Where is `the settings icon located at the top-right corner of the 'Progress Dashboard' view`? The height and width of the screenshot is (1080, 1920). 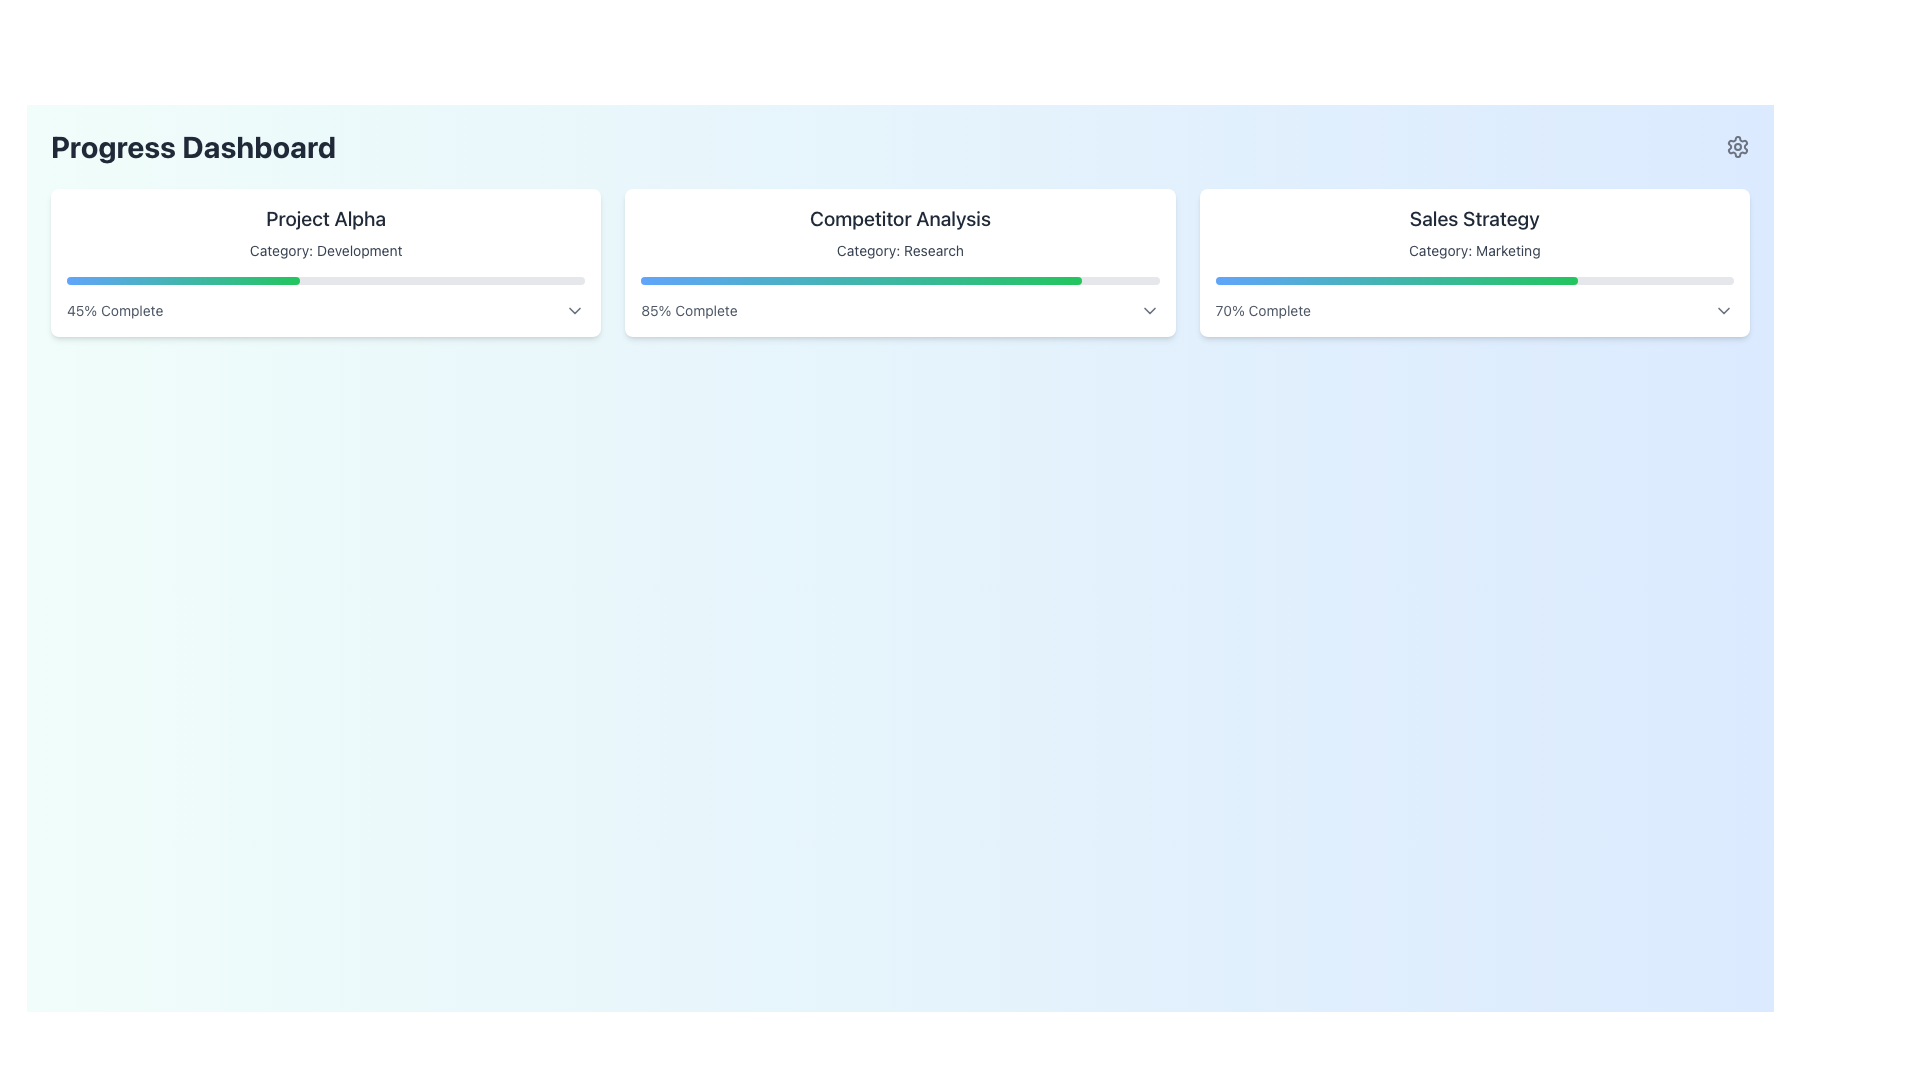 the settings icon located at the top-right corner of the 'Progress Dashboard' view is located at coordinates (1736, 145).